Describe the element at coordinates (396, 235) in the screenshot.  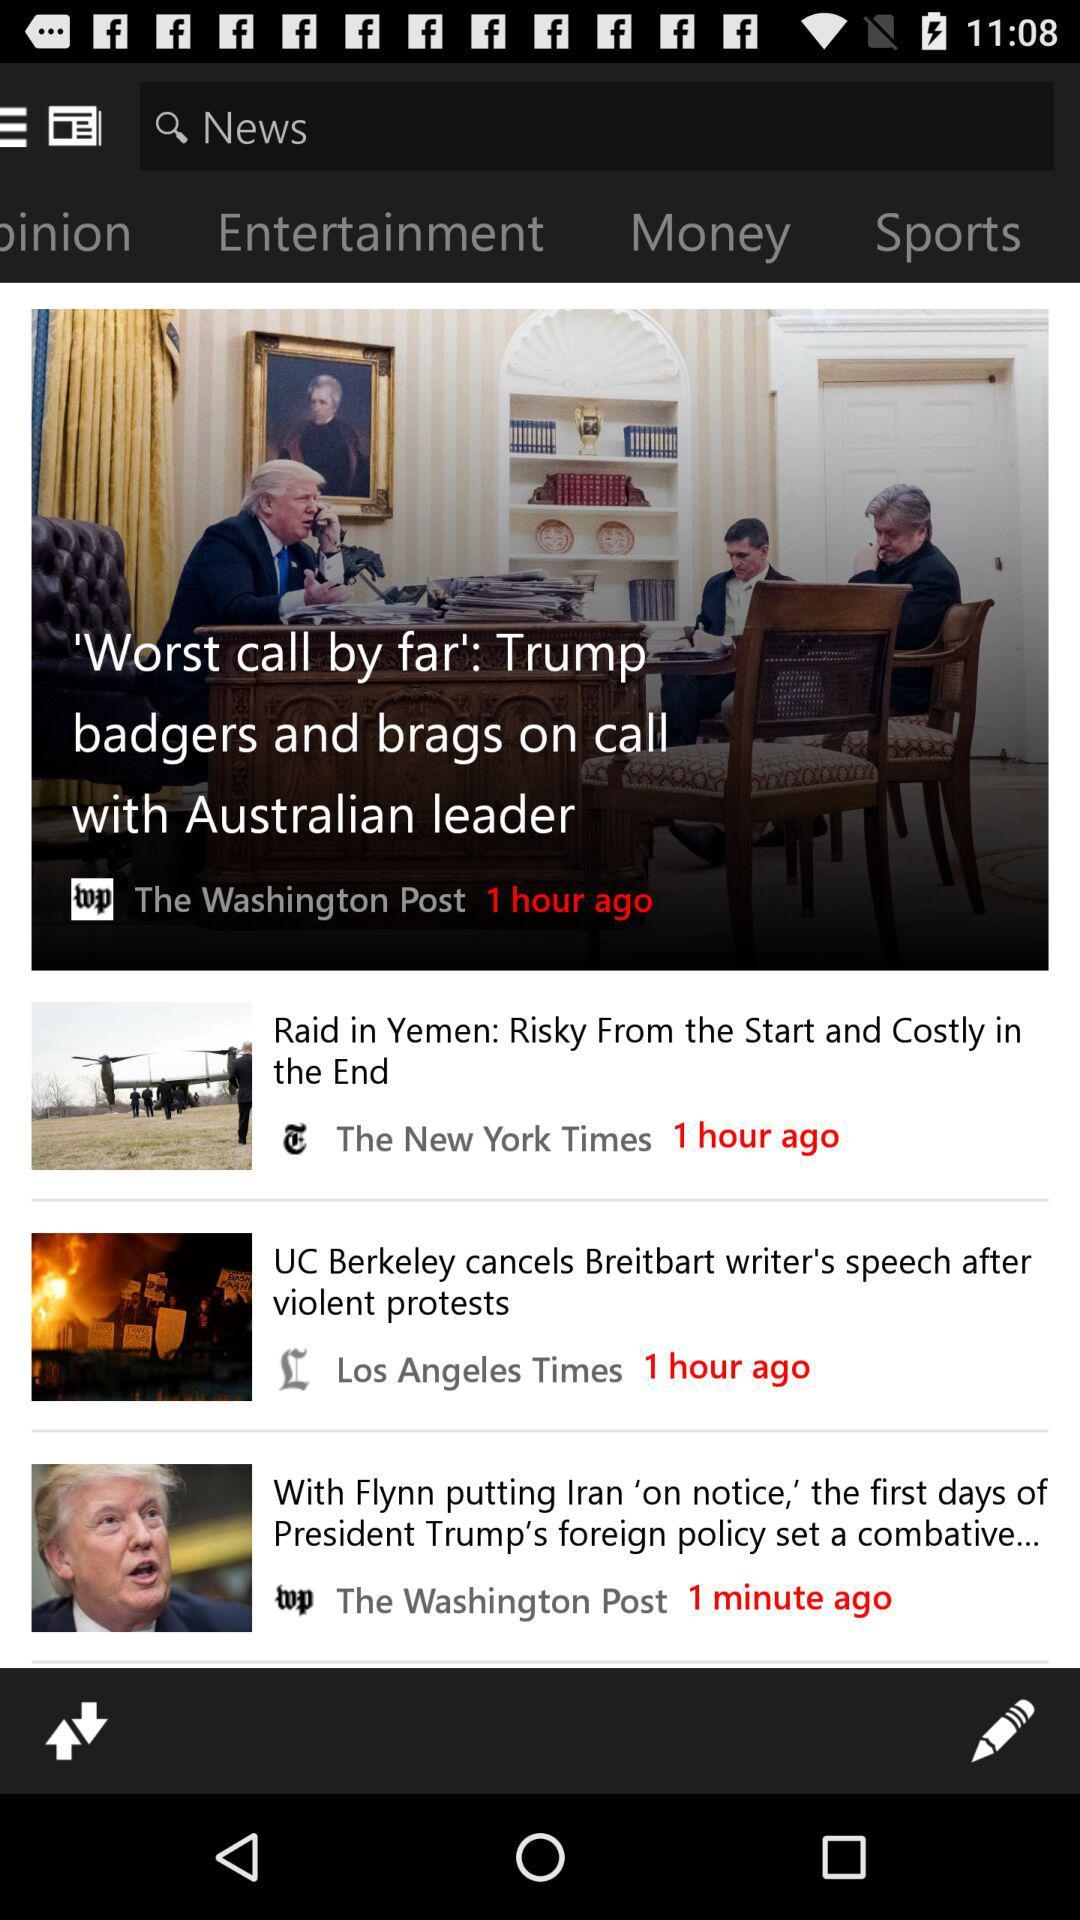
I see `item next to opinion icon` at that location.